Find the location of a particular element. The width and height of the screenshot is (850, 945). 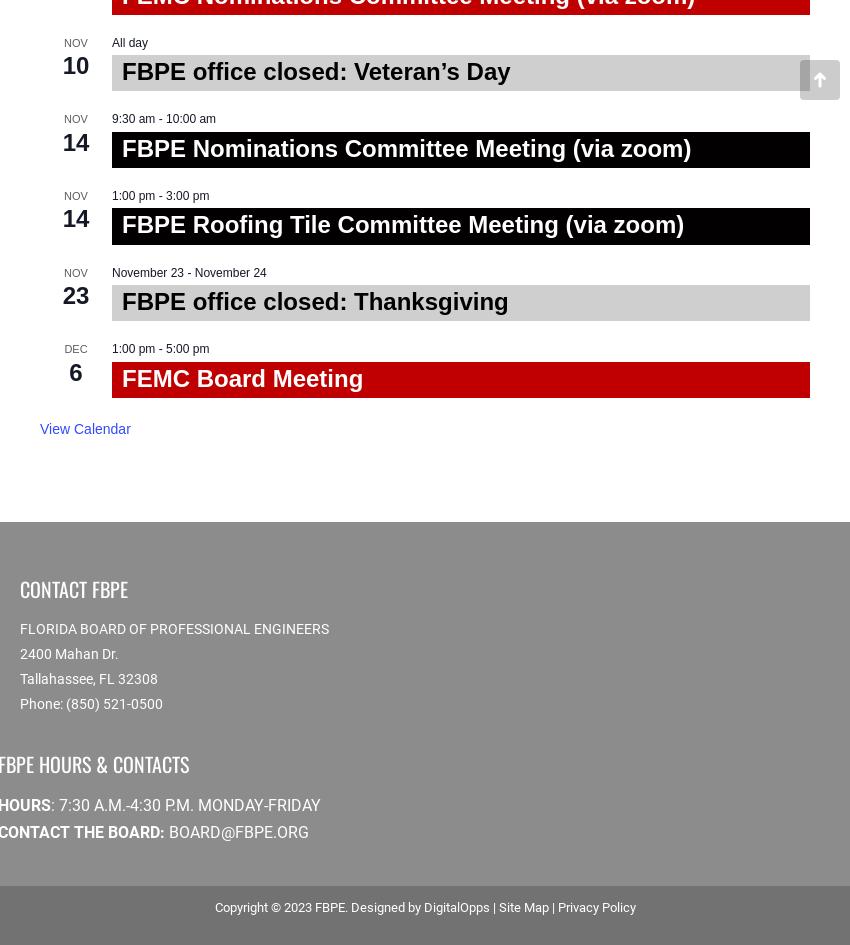

'BOARD@FBPE.ORG' is located at coordinates (239, 832).